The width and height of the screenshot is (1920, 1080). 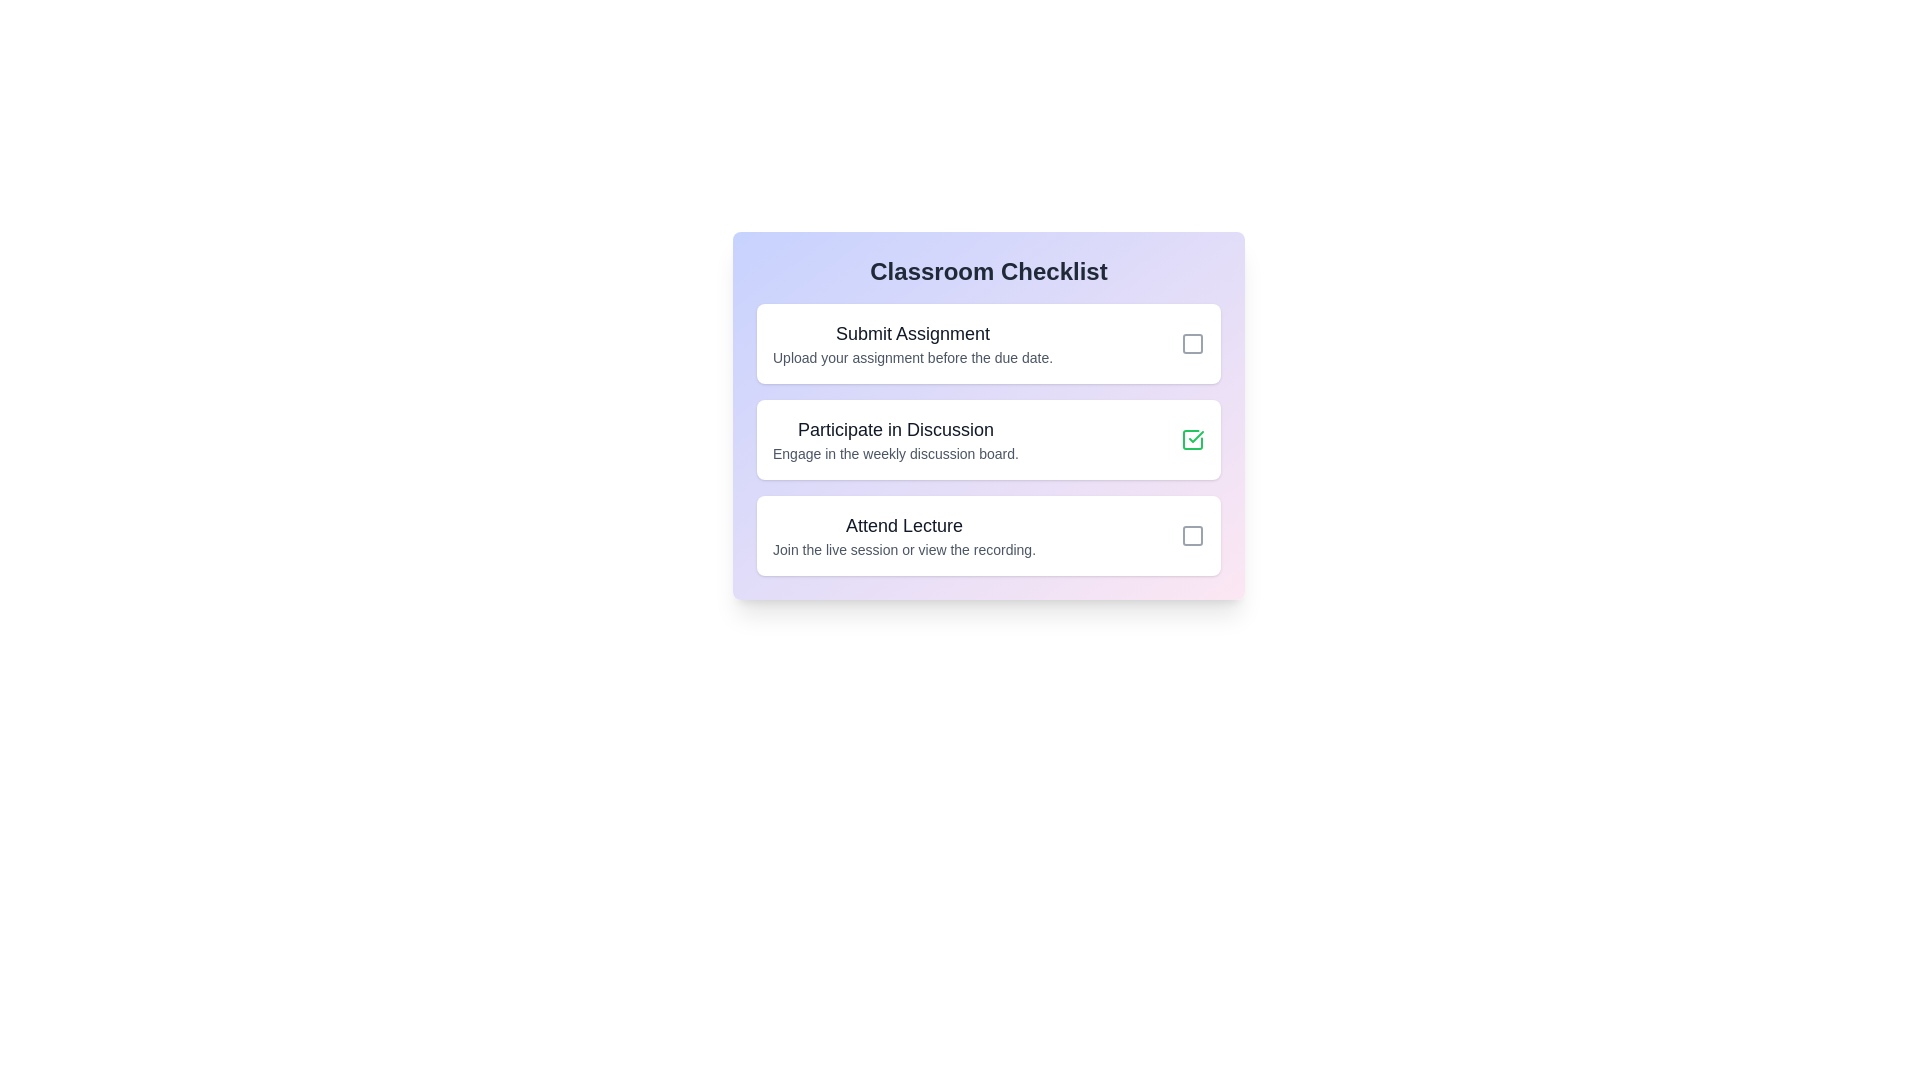 I want to click on the checkbox in the second row of the 'Classroom Checklist', so click(x=988, y=415).